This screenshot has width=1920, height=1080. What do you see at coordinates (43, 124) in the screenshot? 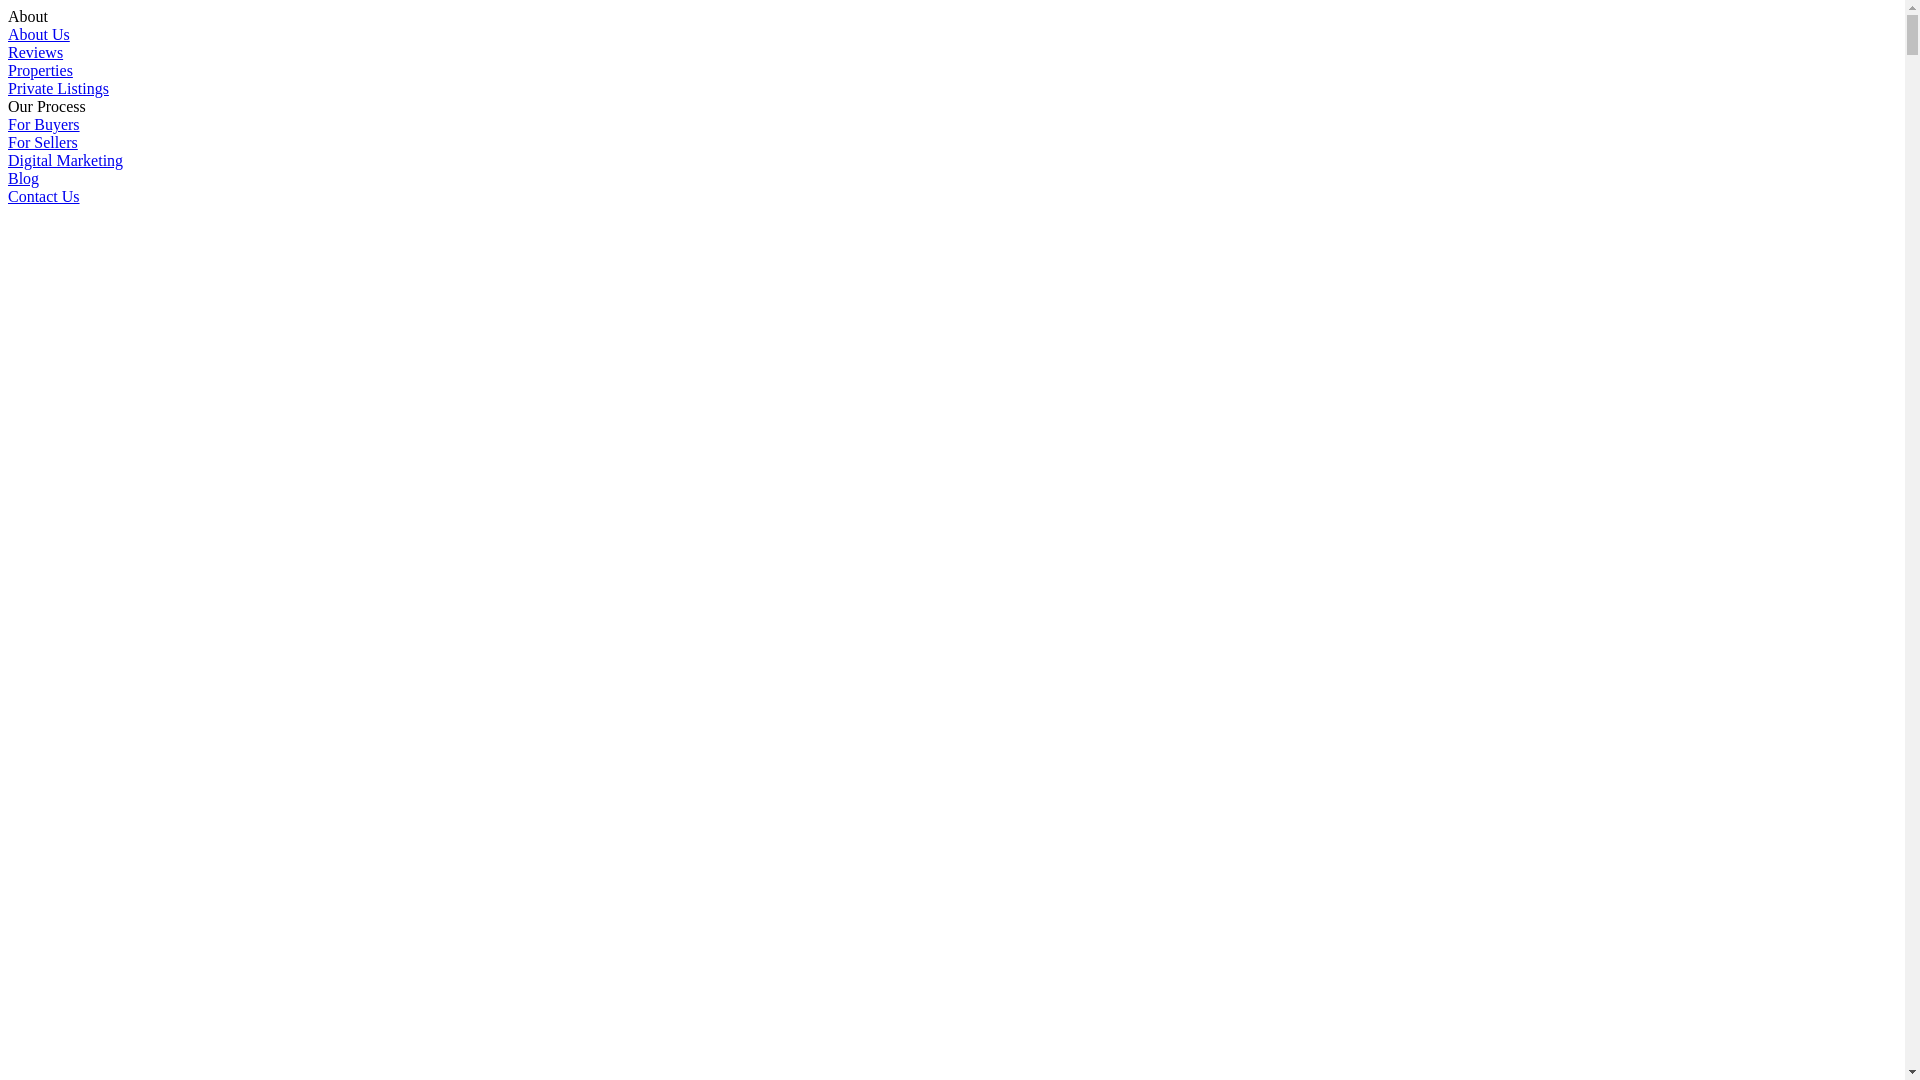
I see `'For Buyers'` at bounding box center [43, 124].